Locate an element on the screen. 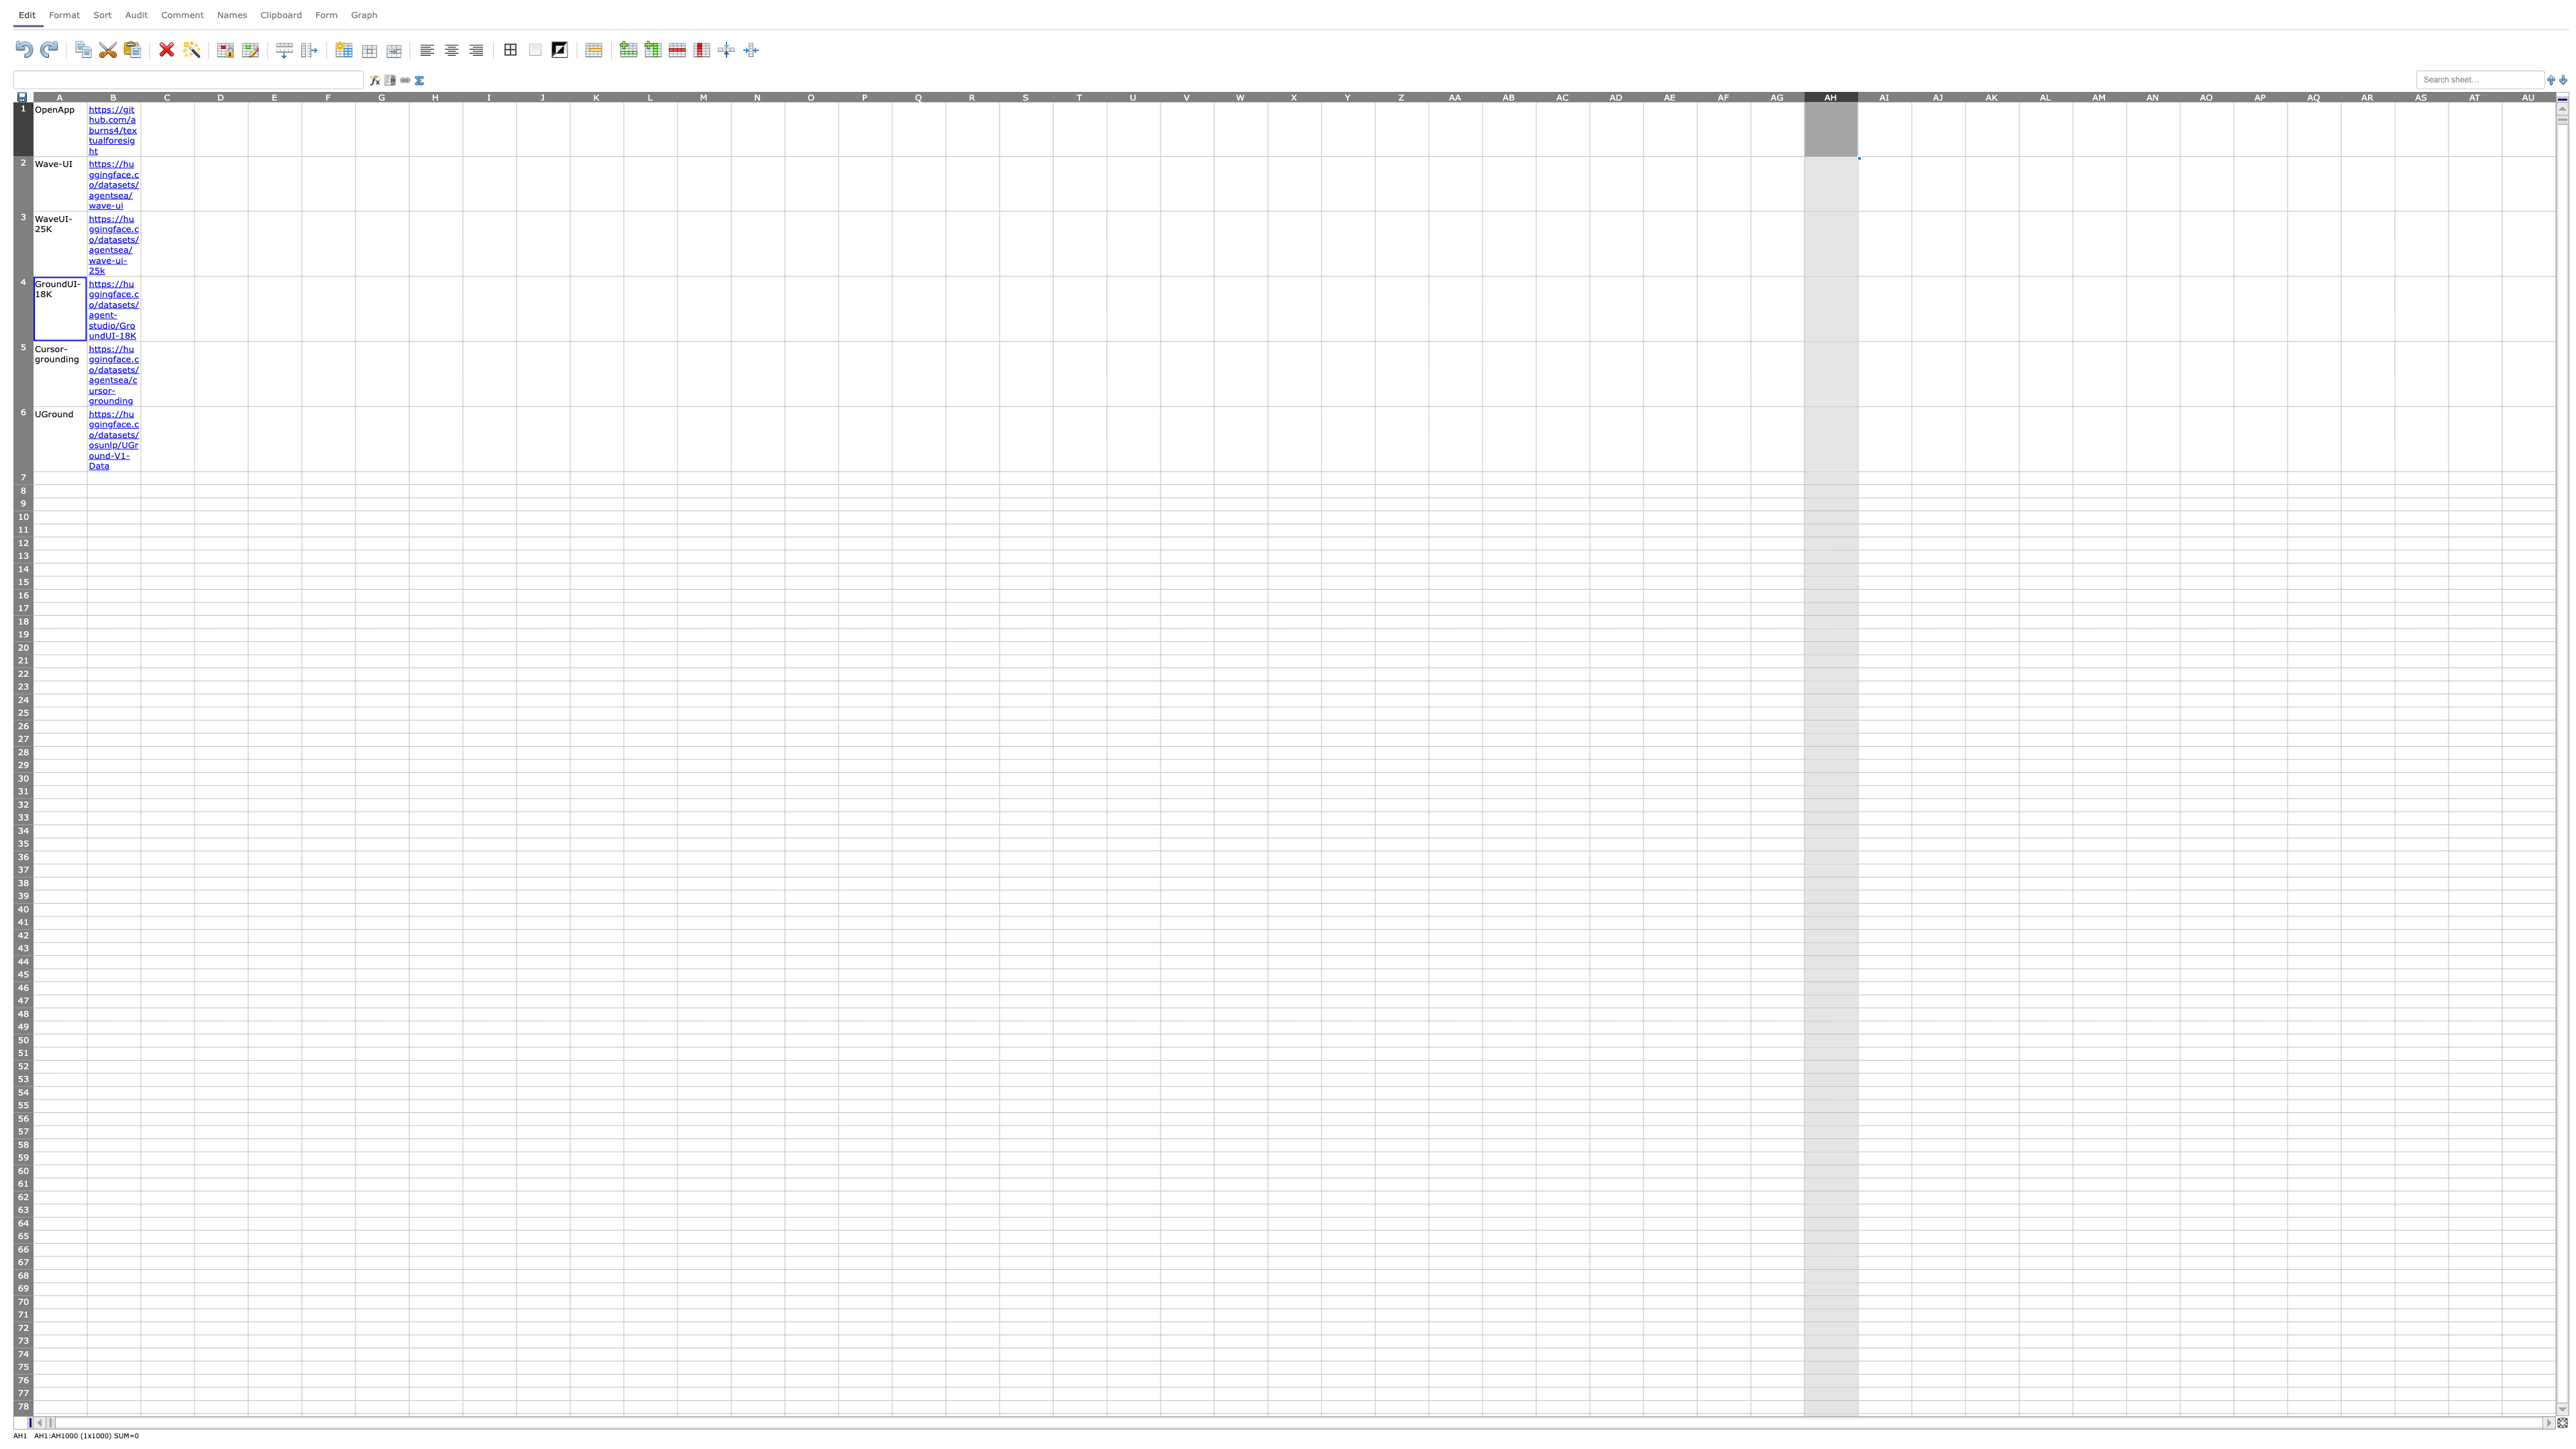 The image size is (2576, 1449). Activate column AI is located at coordinates (1884, 95).